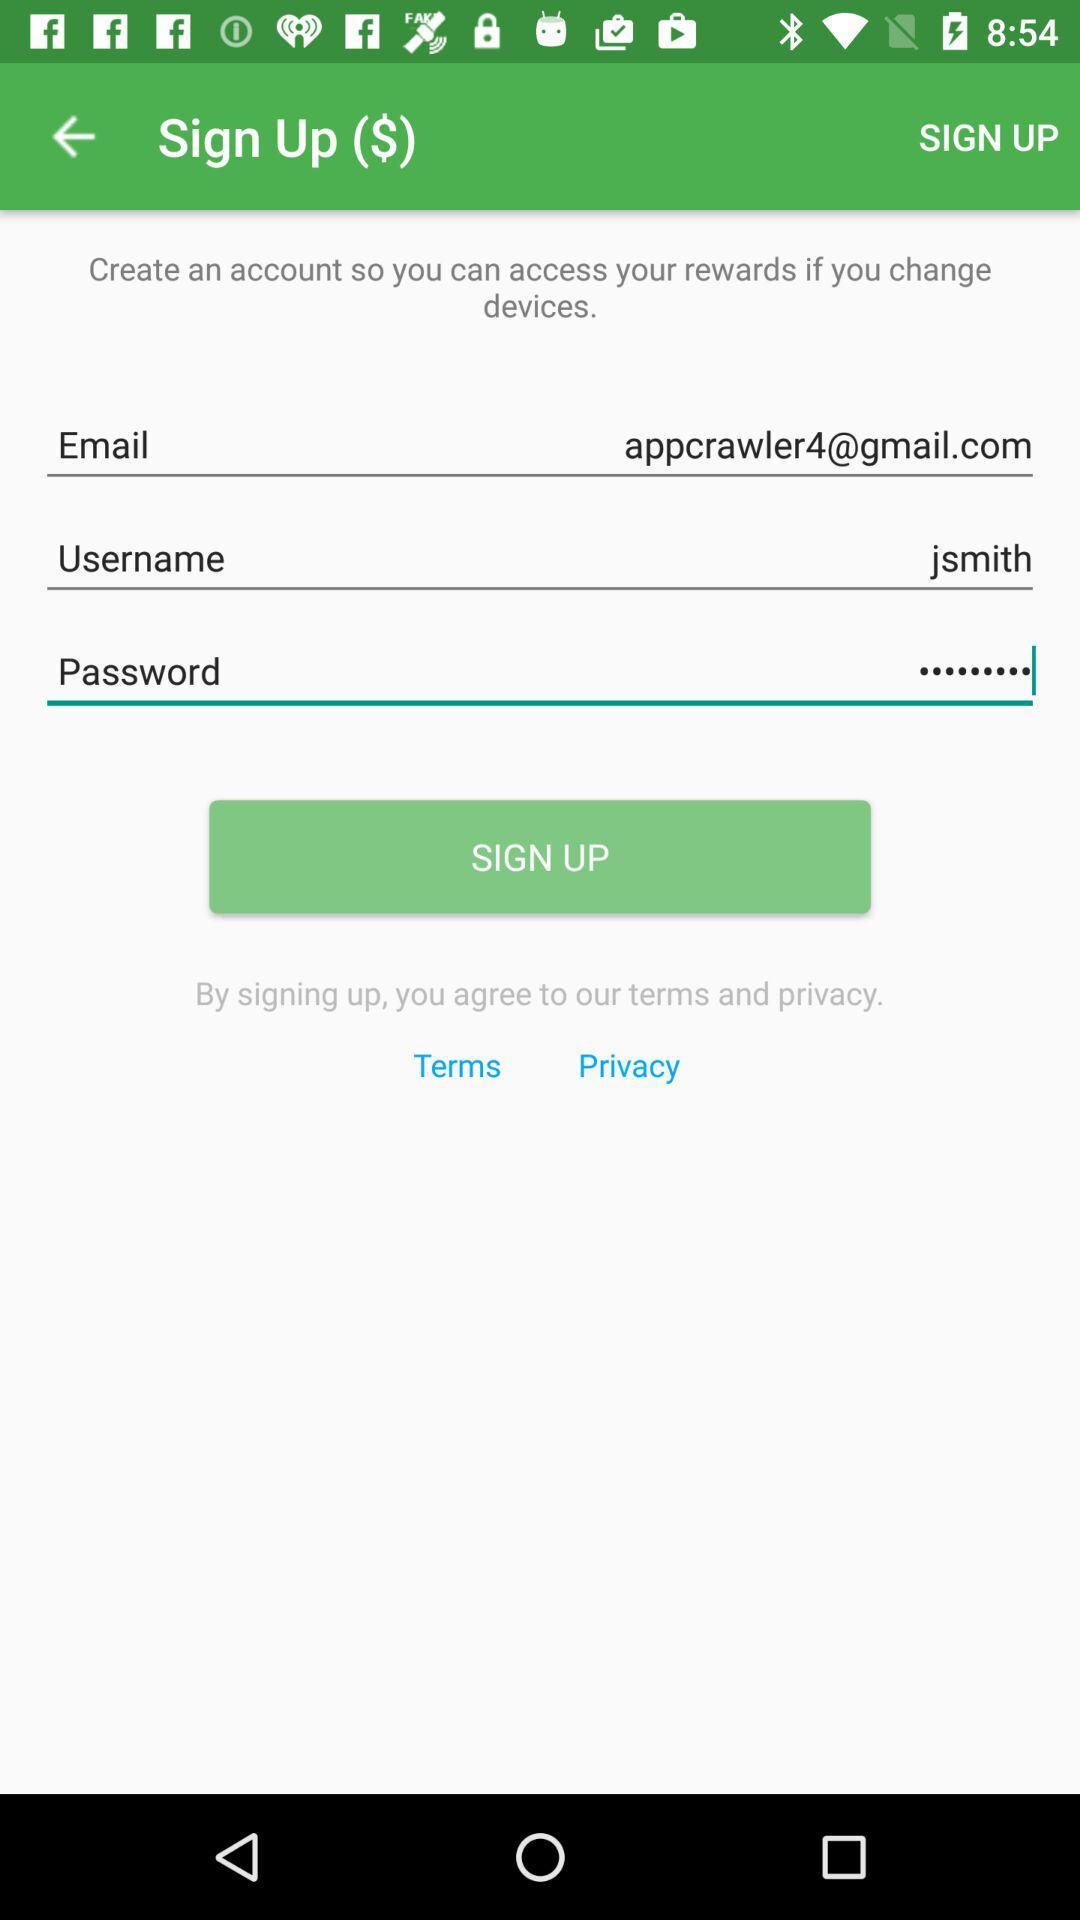  Describe the element at coordinates (540, 439) in the screenshot. I see `the appcrawler4@gmail.com icon` at that location.